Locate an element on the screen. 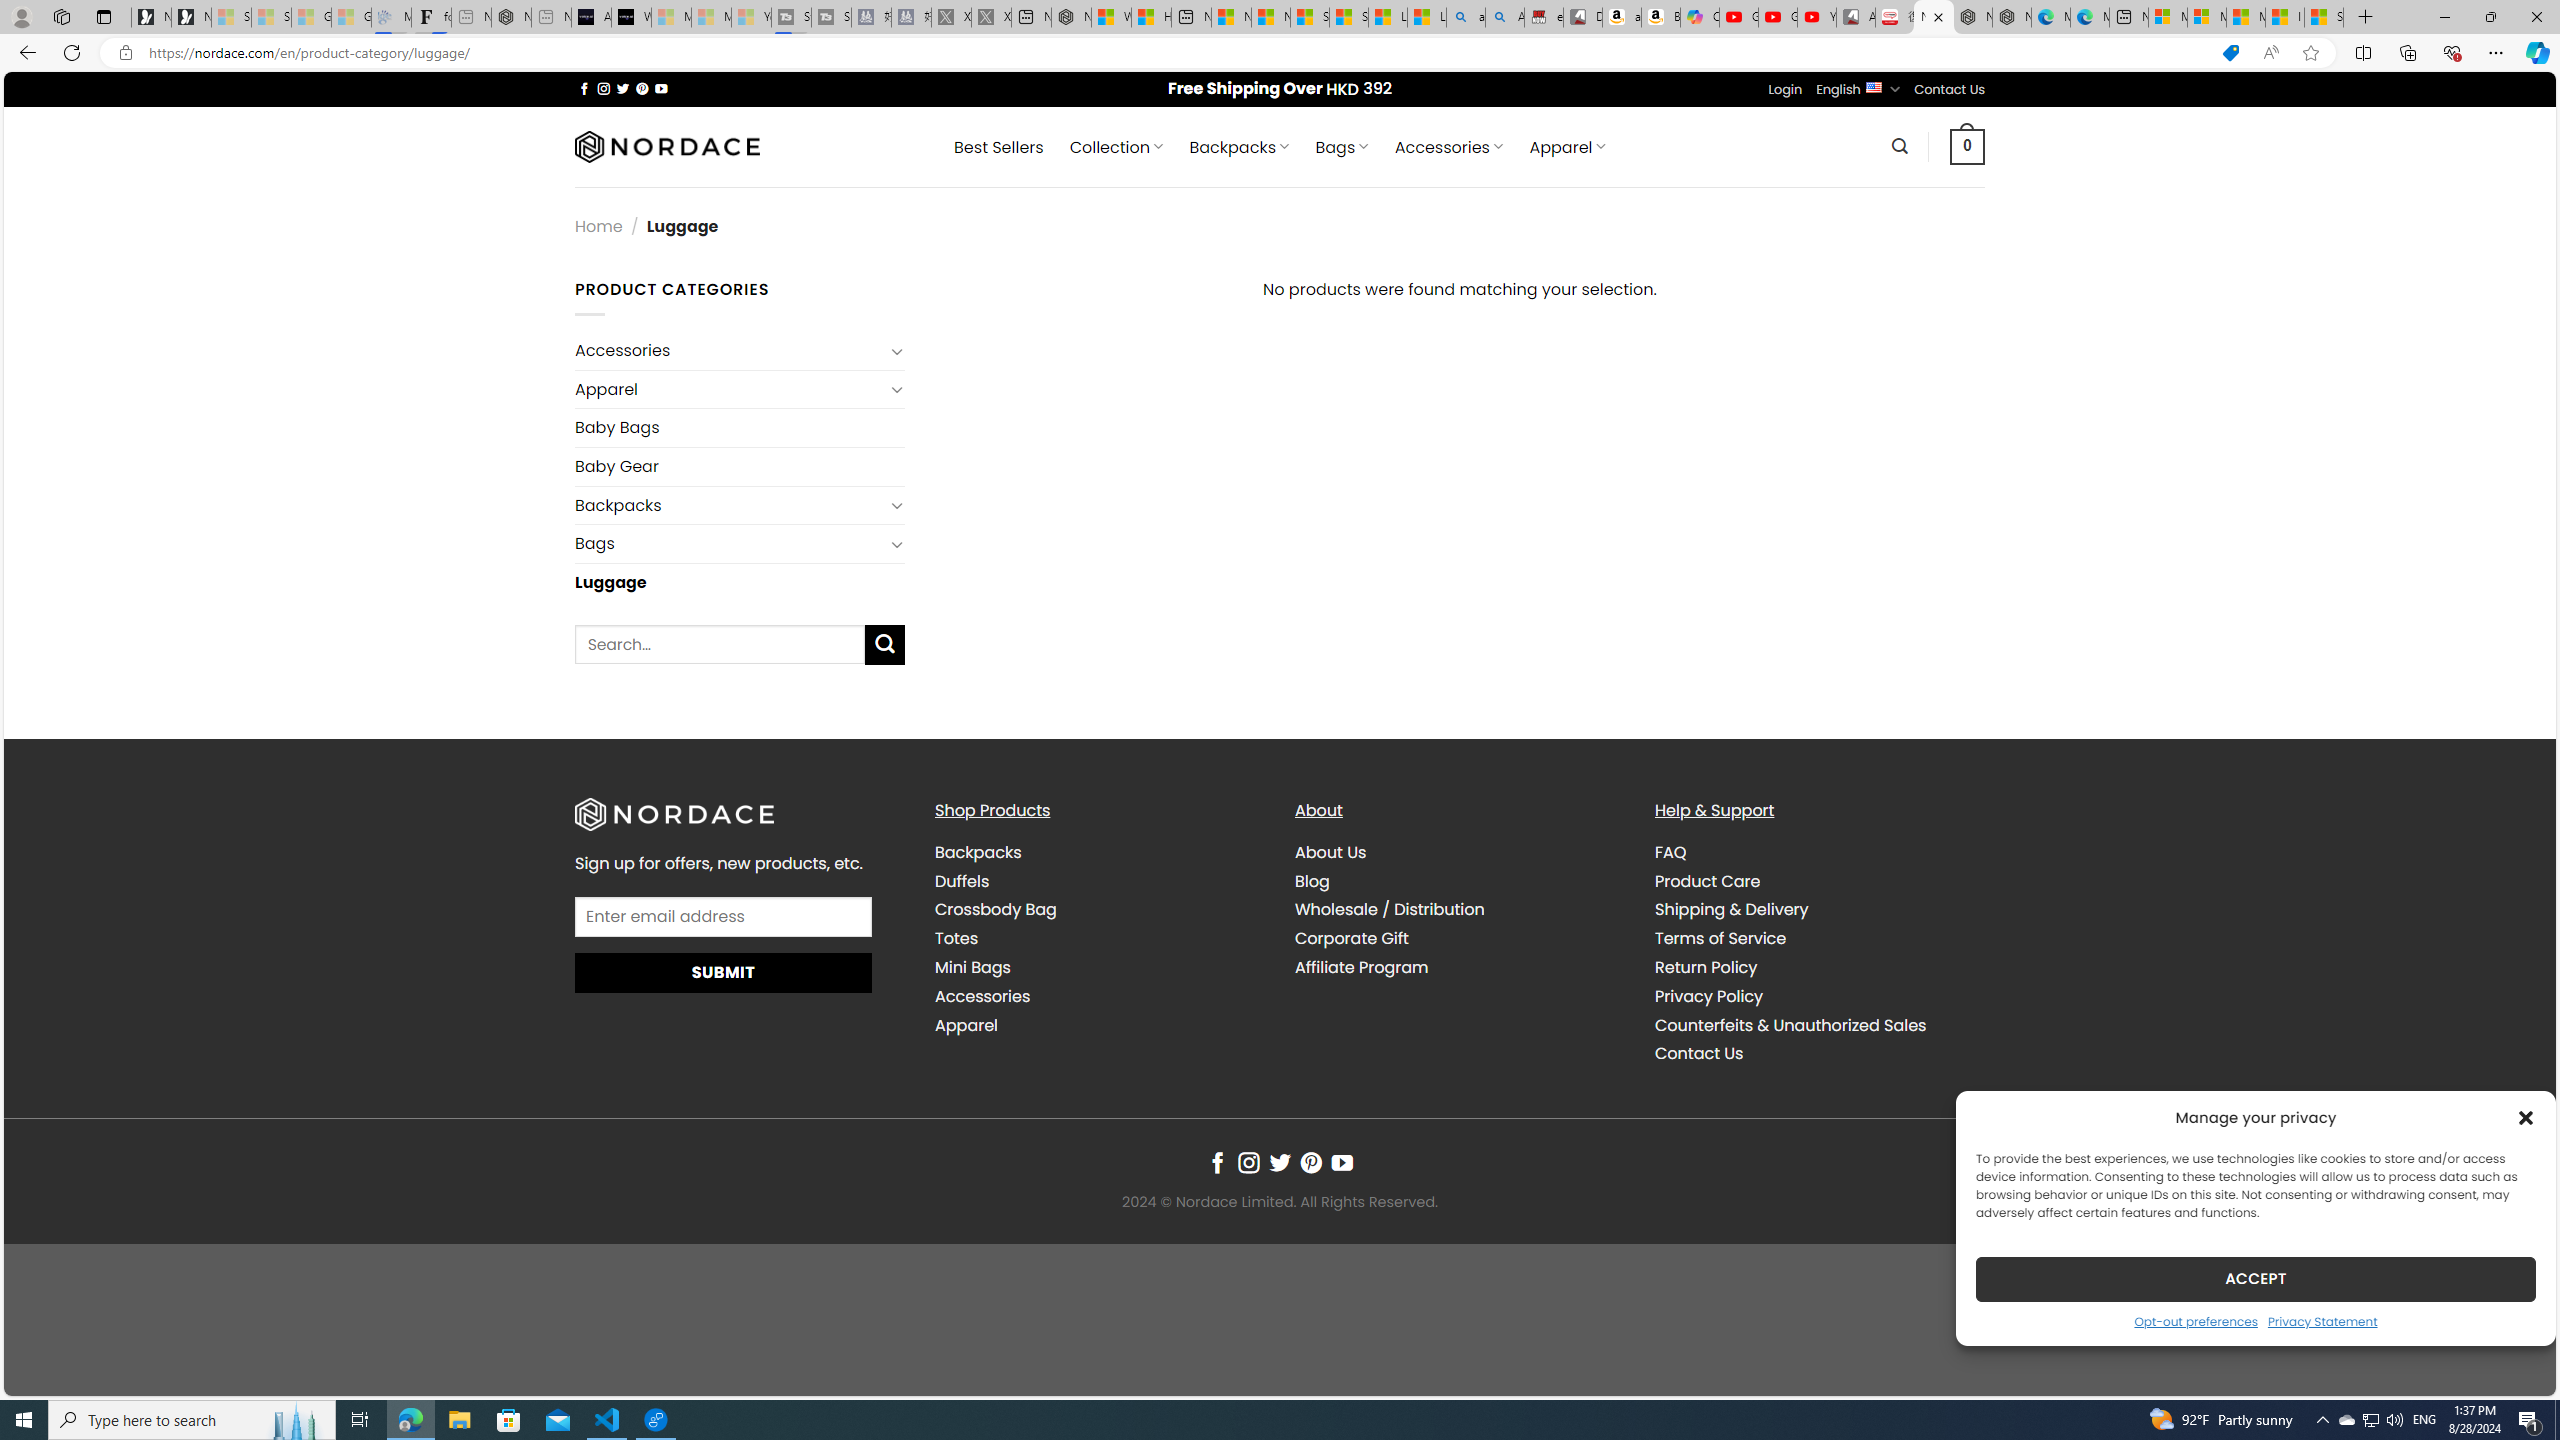  'Submit' is located at coordinates (723, 972).